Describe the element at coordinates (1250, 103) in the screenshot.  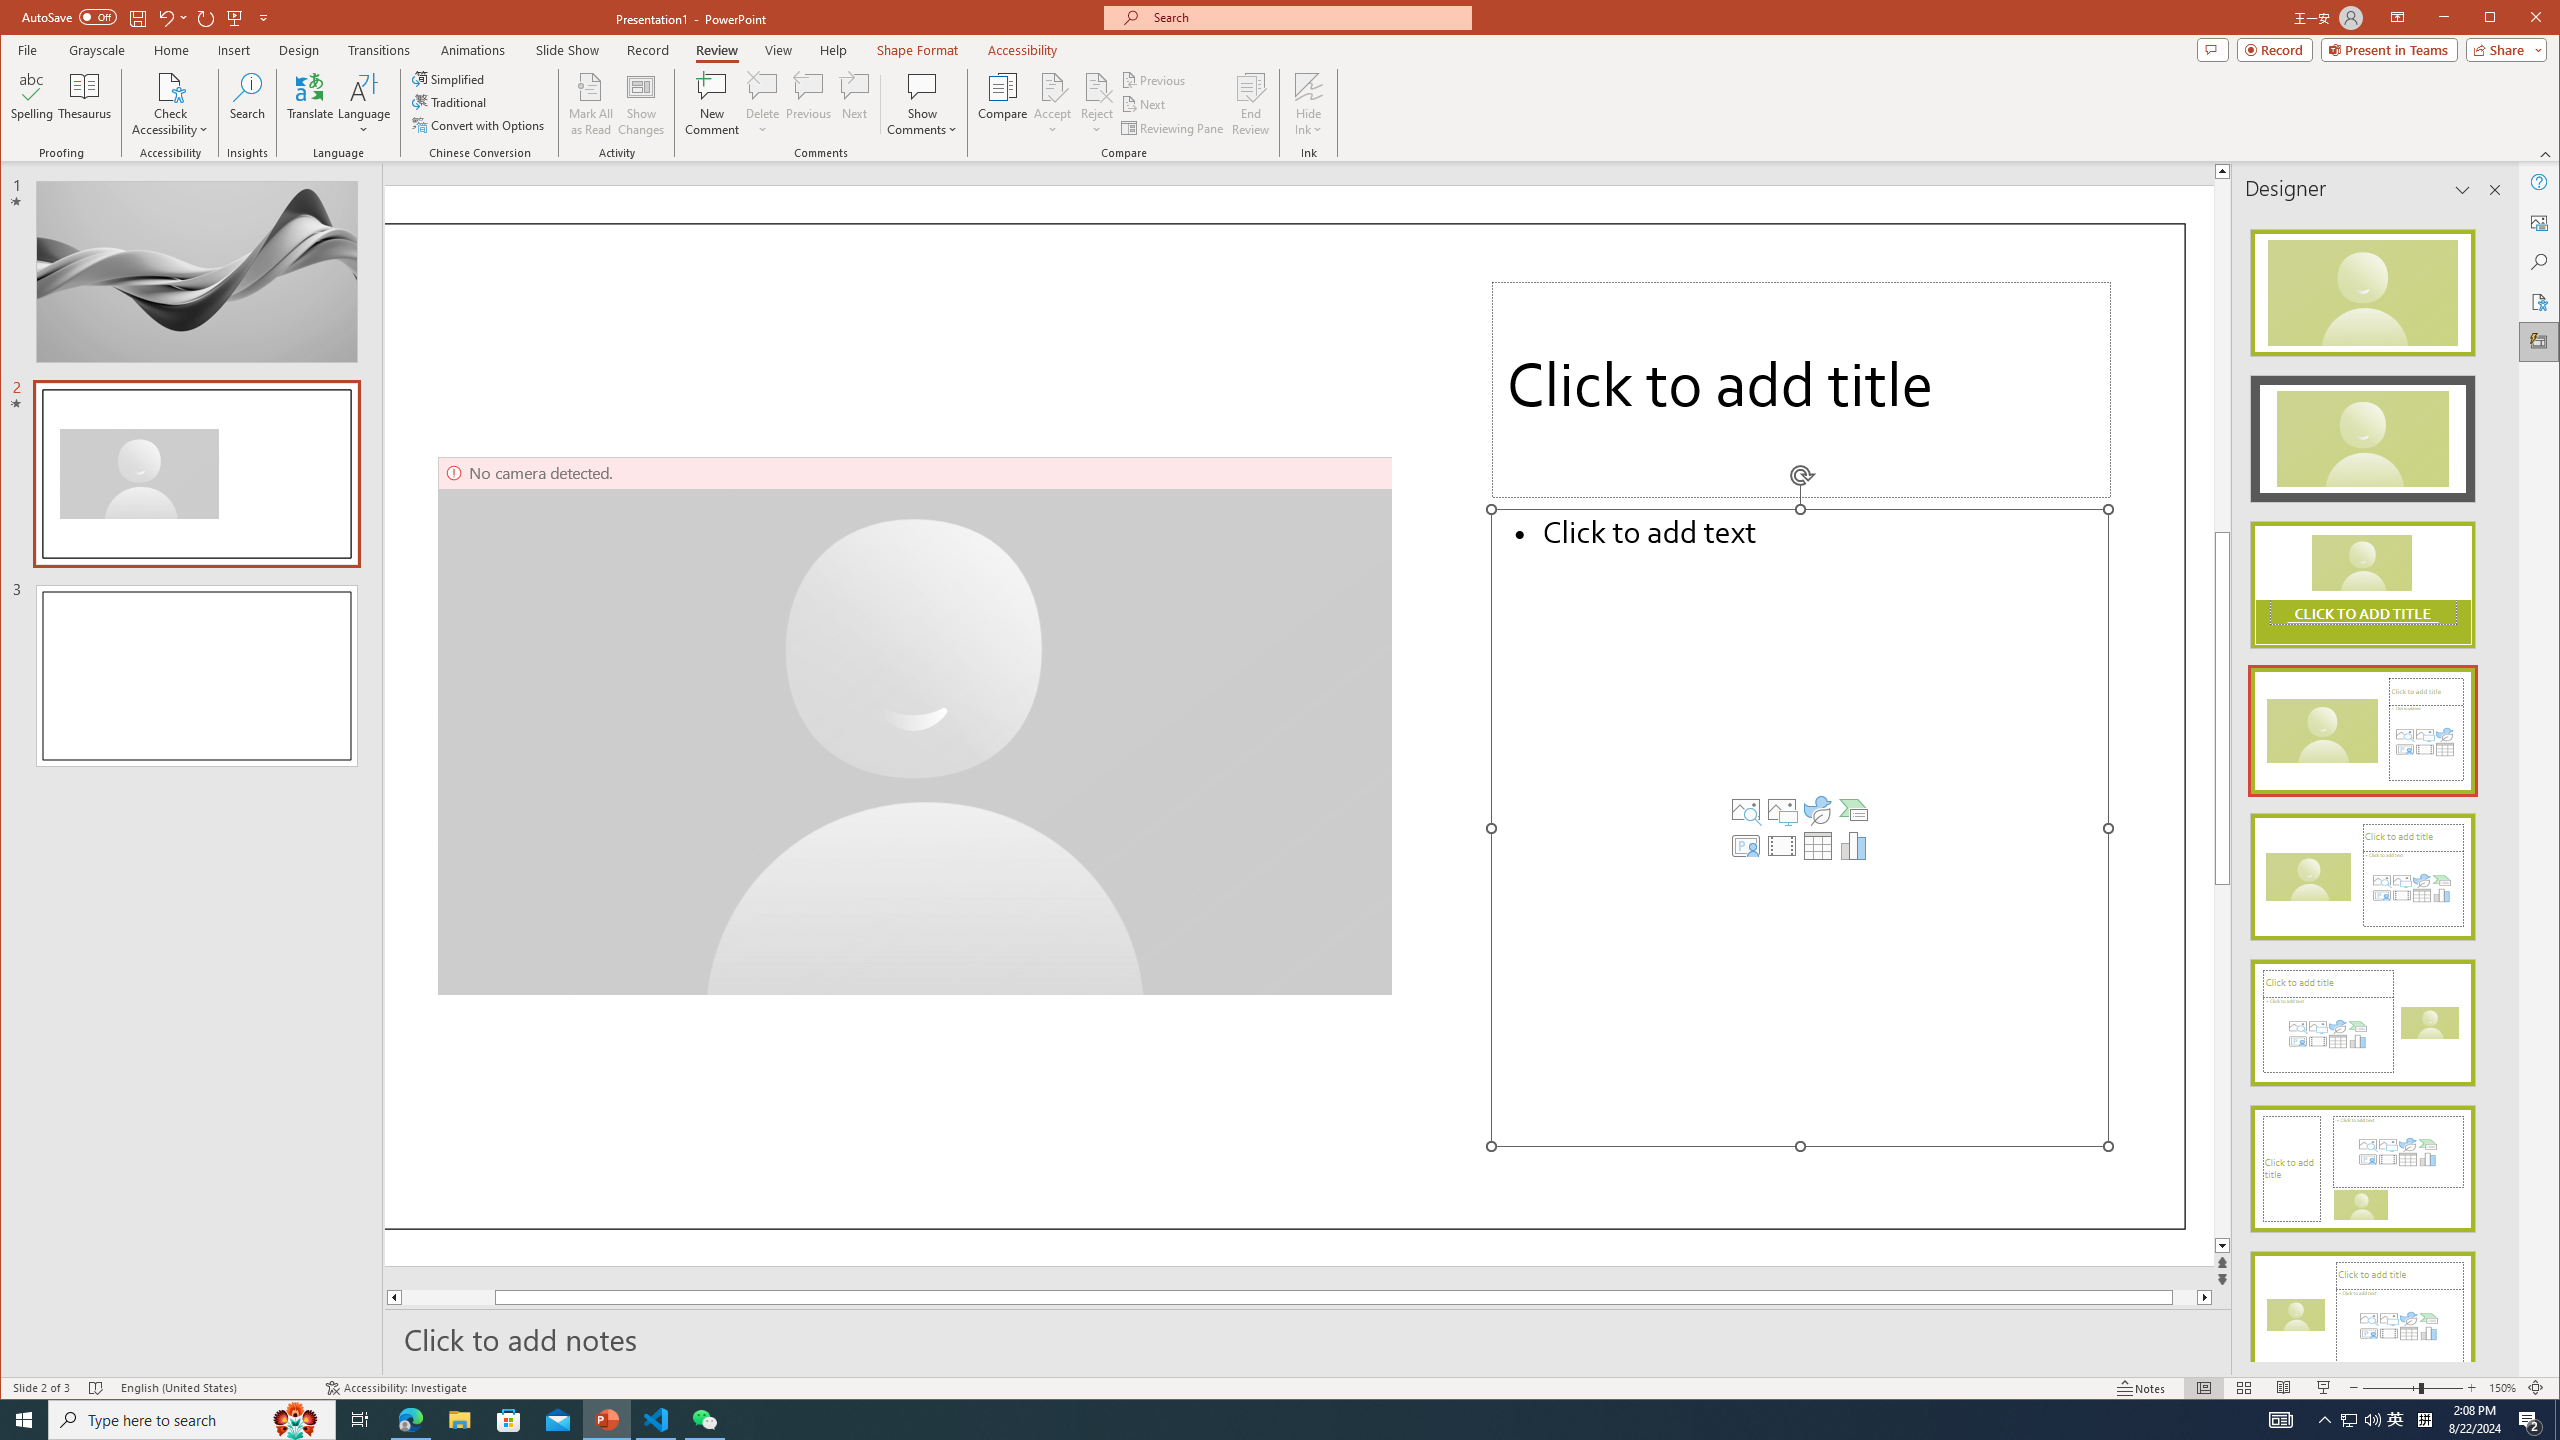
I see `'End Review'` at that location.